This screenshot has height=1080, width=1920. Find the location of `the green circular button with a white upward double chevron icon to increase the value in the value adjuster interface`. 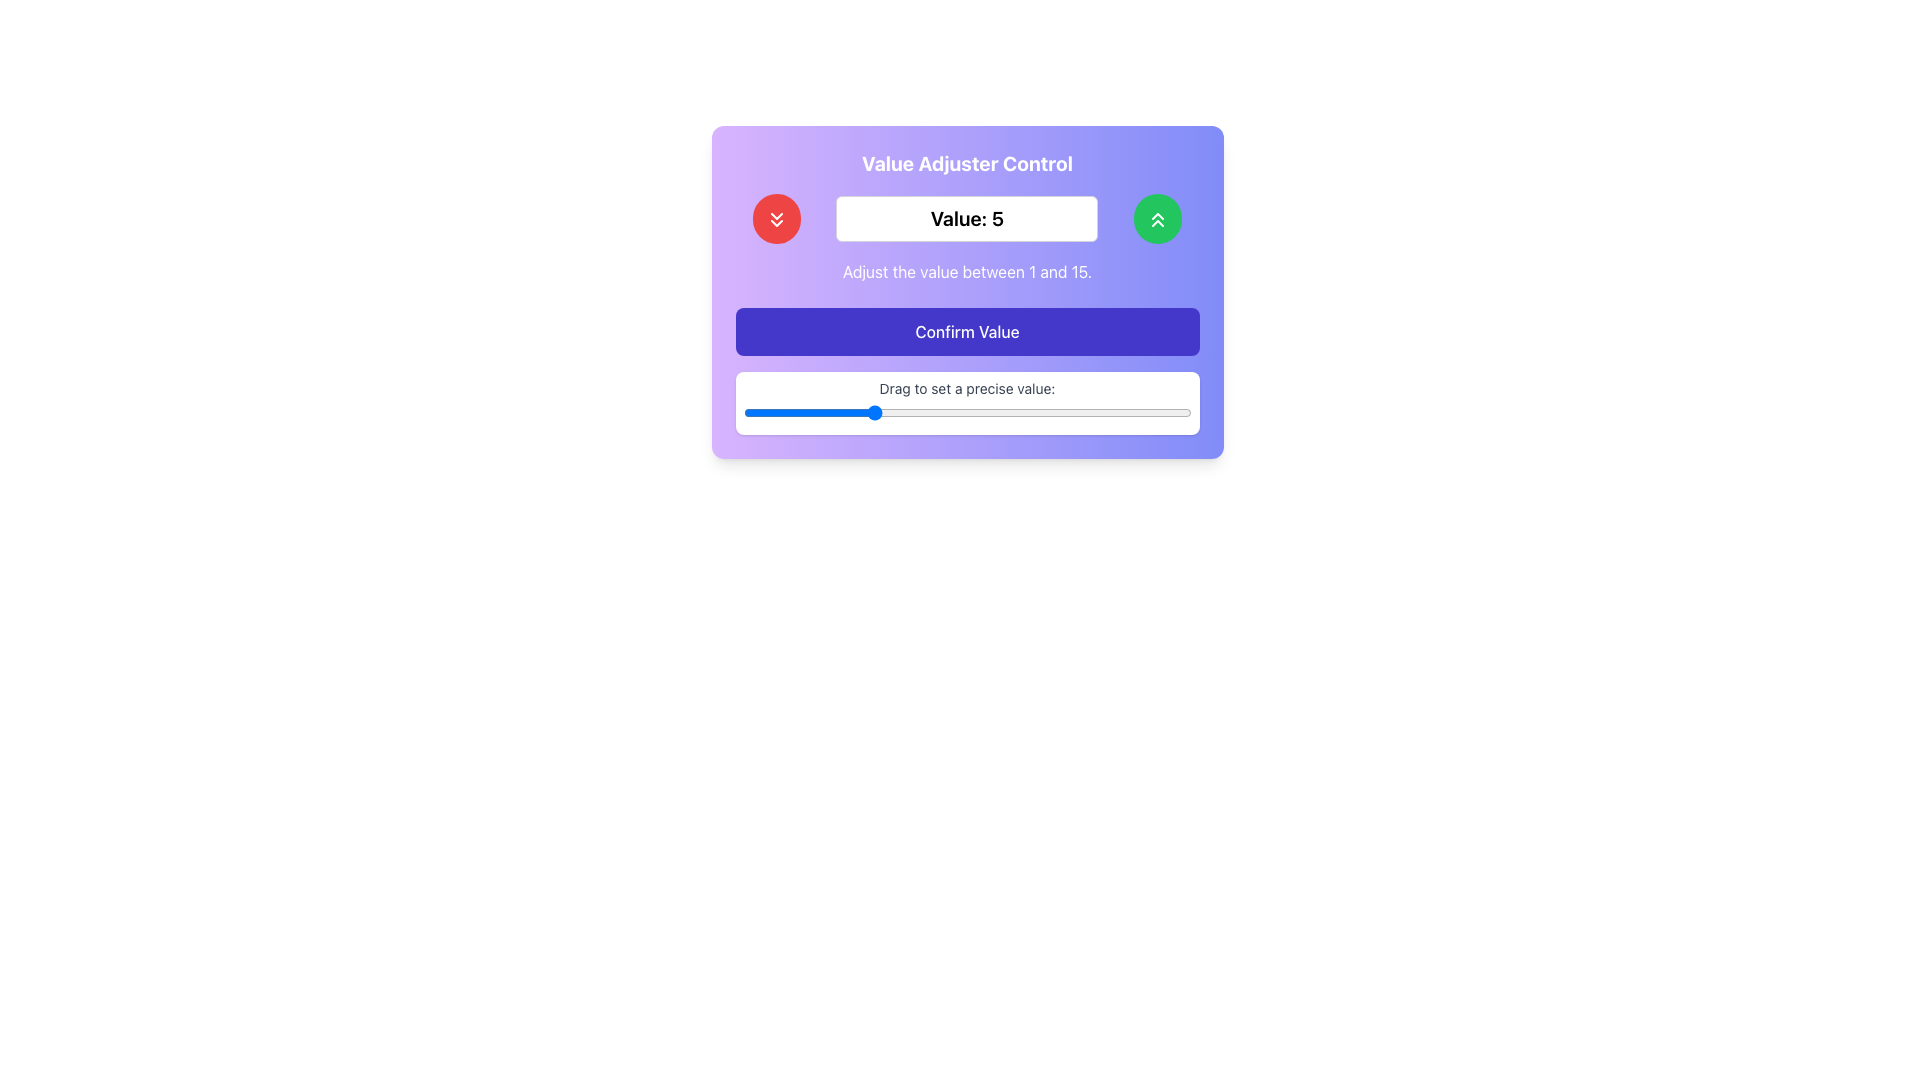

the green circular button with a white upward double chevron icon to increase the value in the value adjuster interface is located at coordinates (1157, 218).